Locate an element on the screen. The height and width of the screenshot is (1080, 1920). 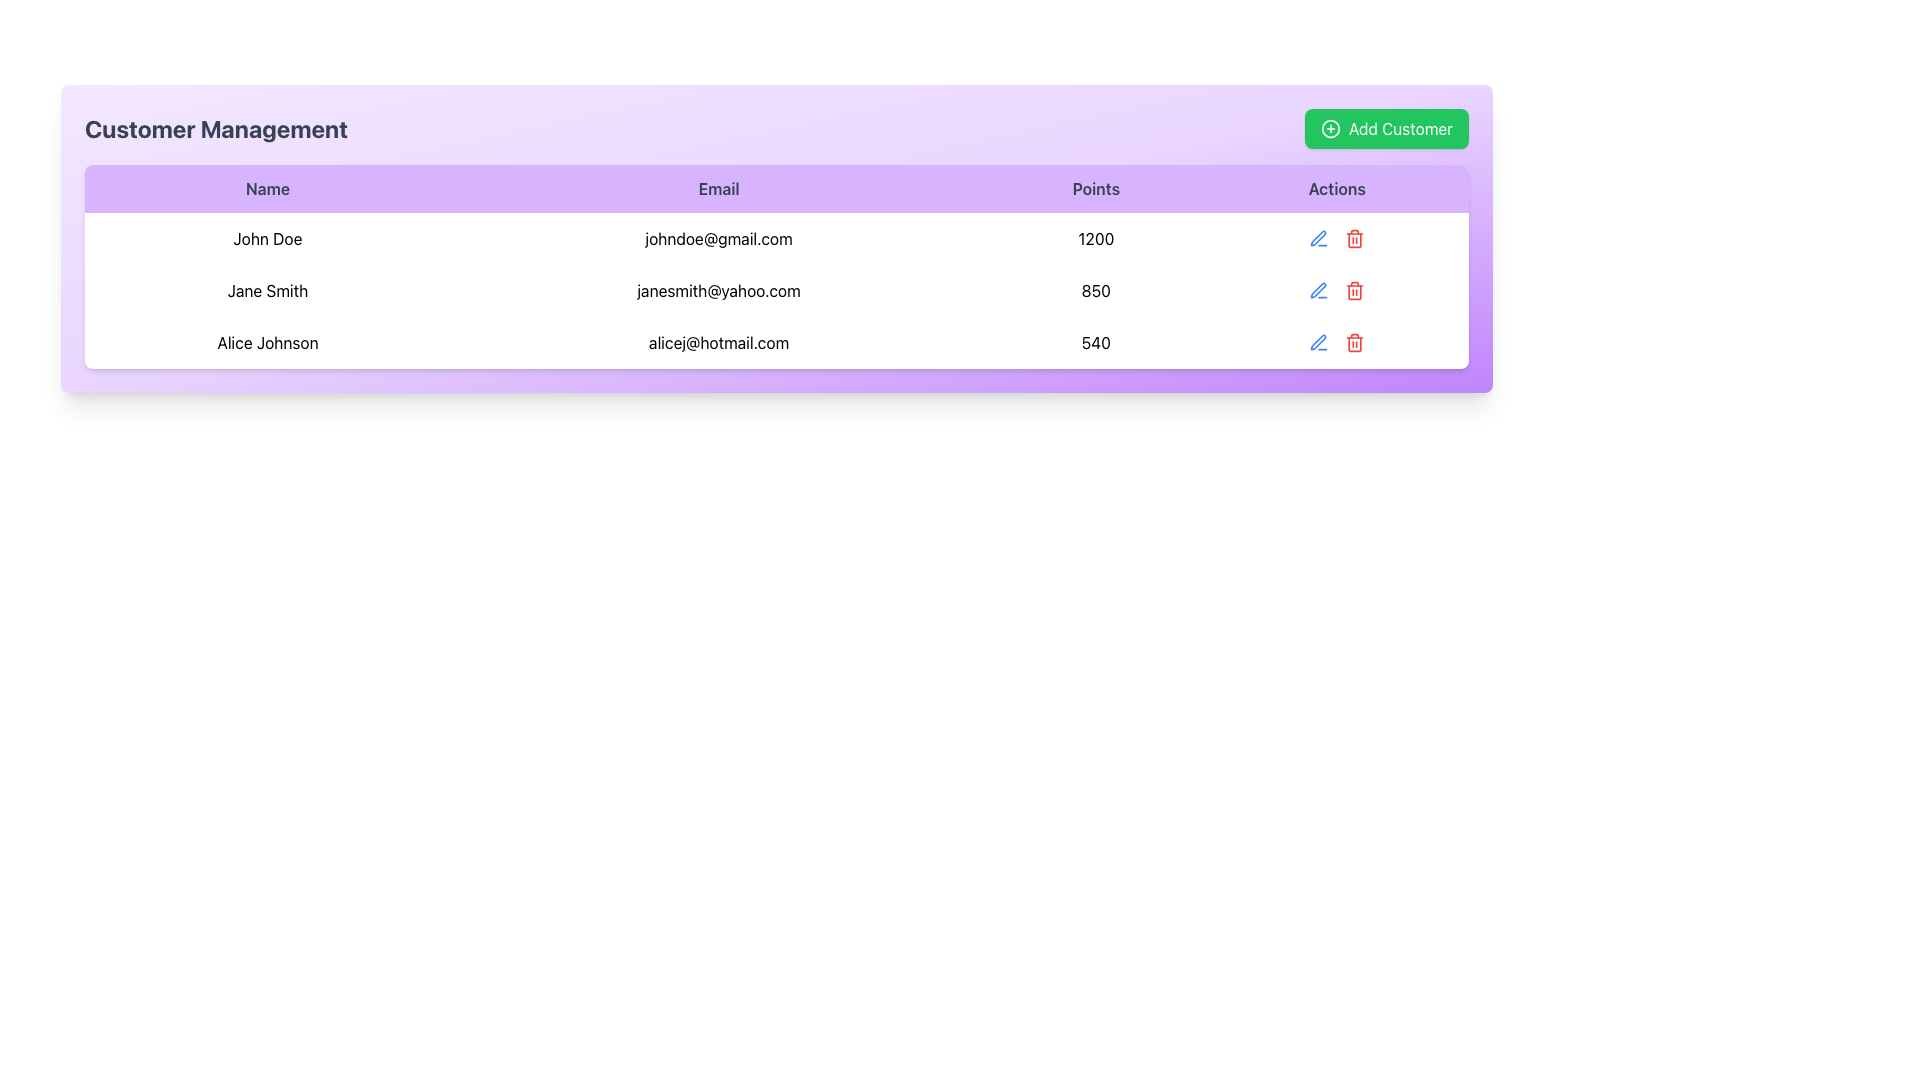
the table cell displaying 'John Doe' in the 'Name' column of the first row by moving the cursor to its center position is located at coordinates (267, 238).